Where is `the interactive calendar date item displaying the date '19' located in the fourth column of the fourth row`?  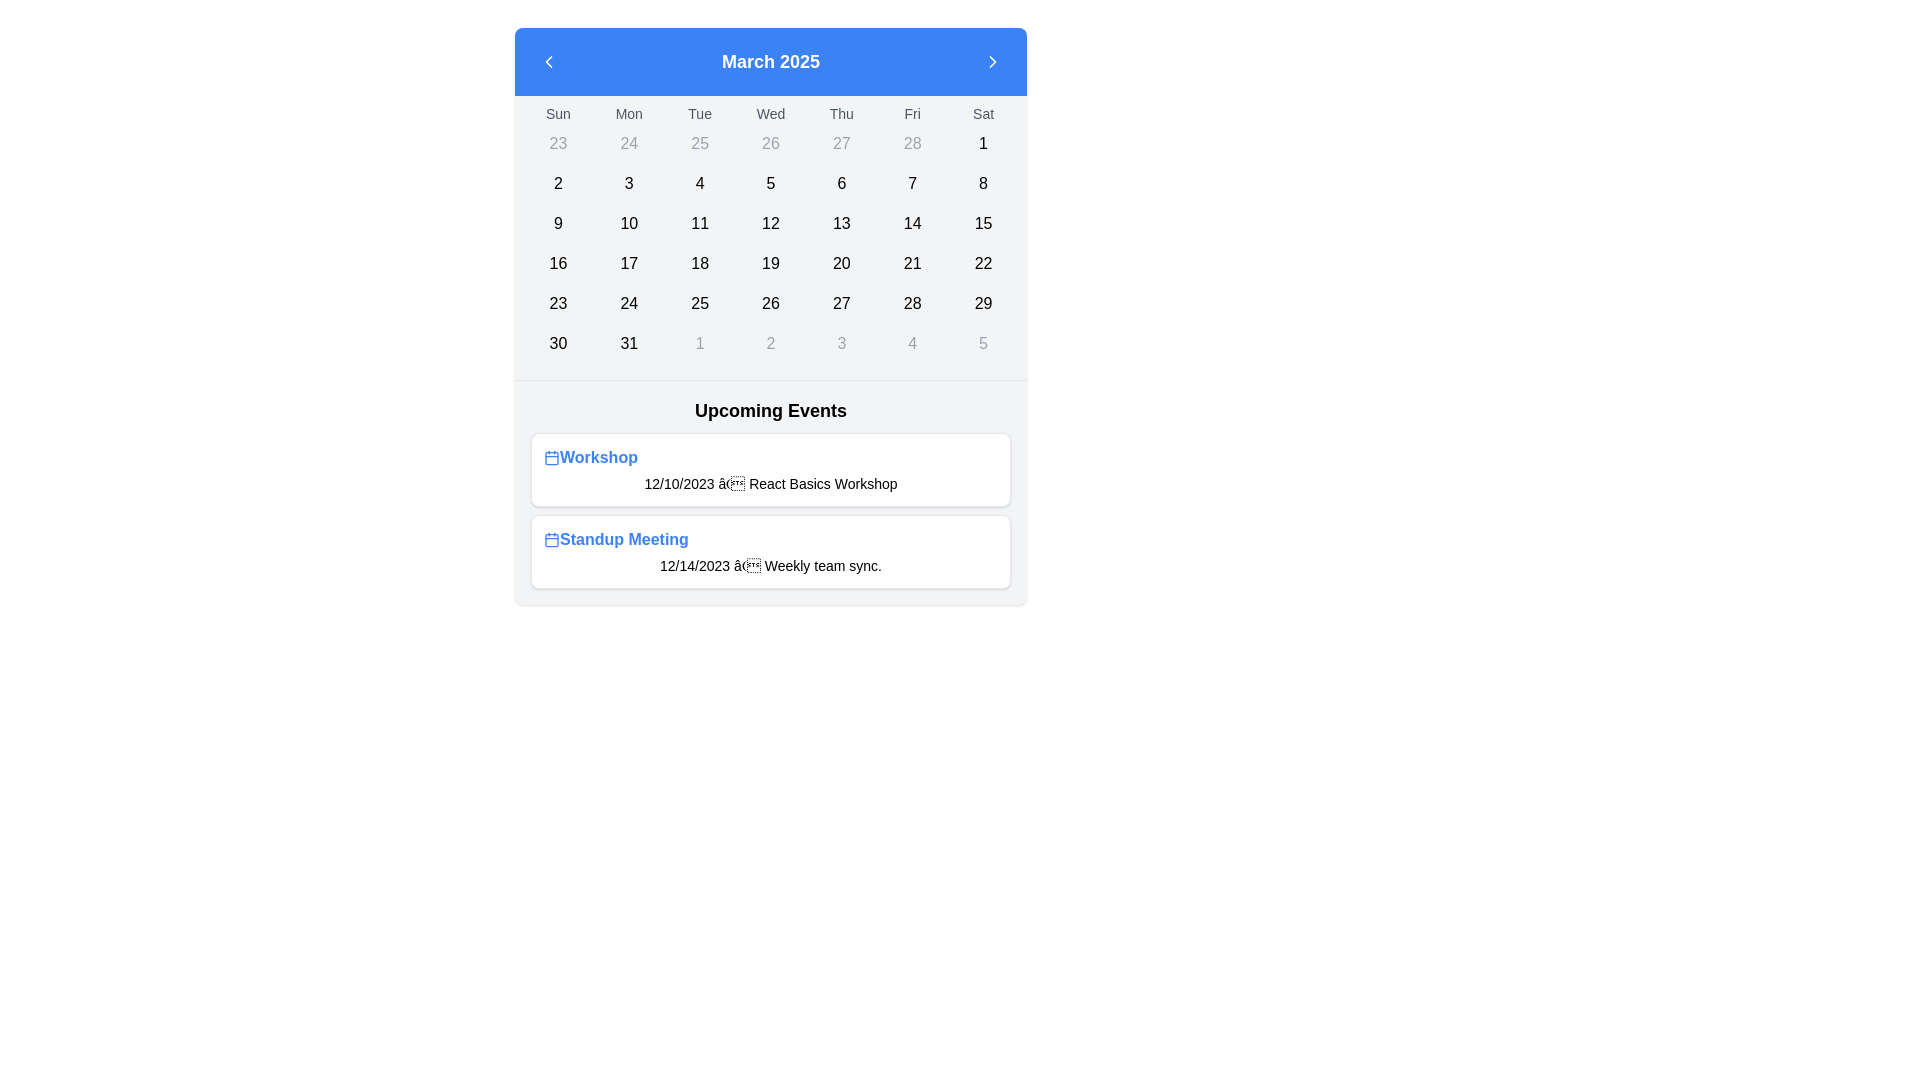 the interactive calendar date item displaying the date '19' located in the fourth column of the fourth row is located at coordinates (770, 262).